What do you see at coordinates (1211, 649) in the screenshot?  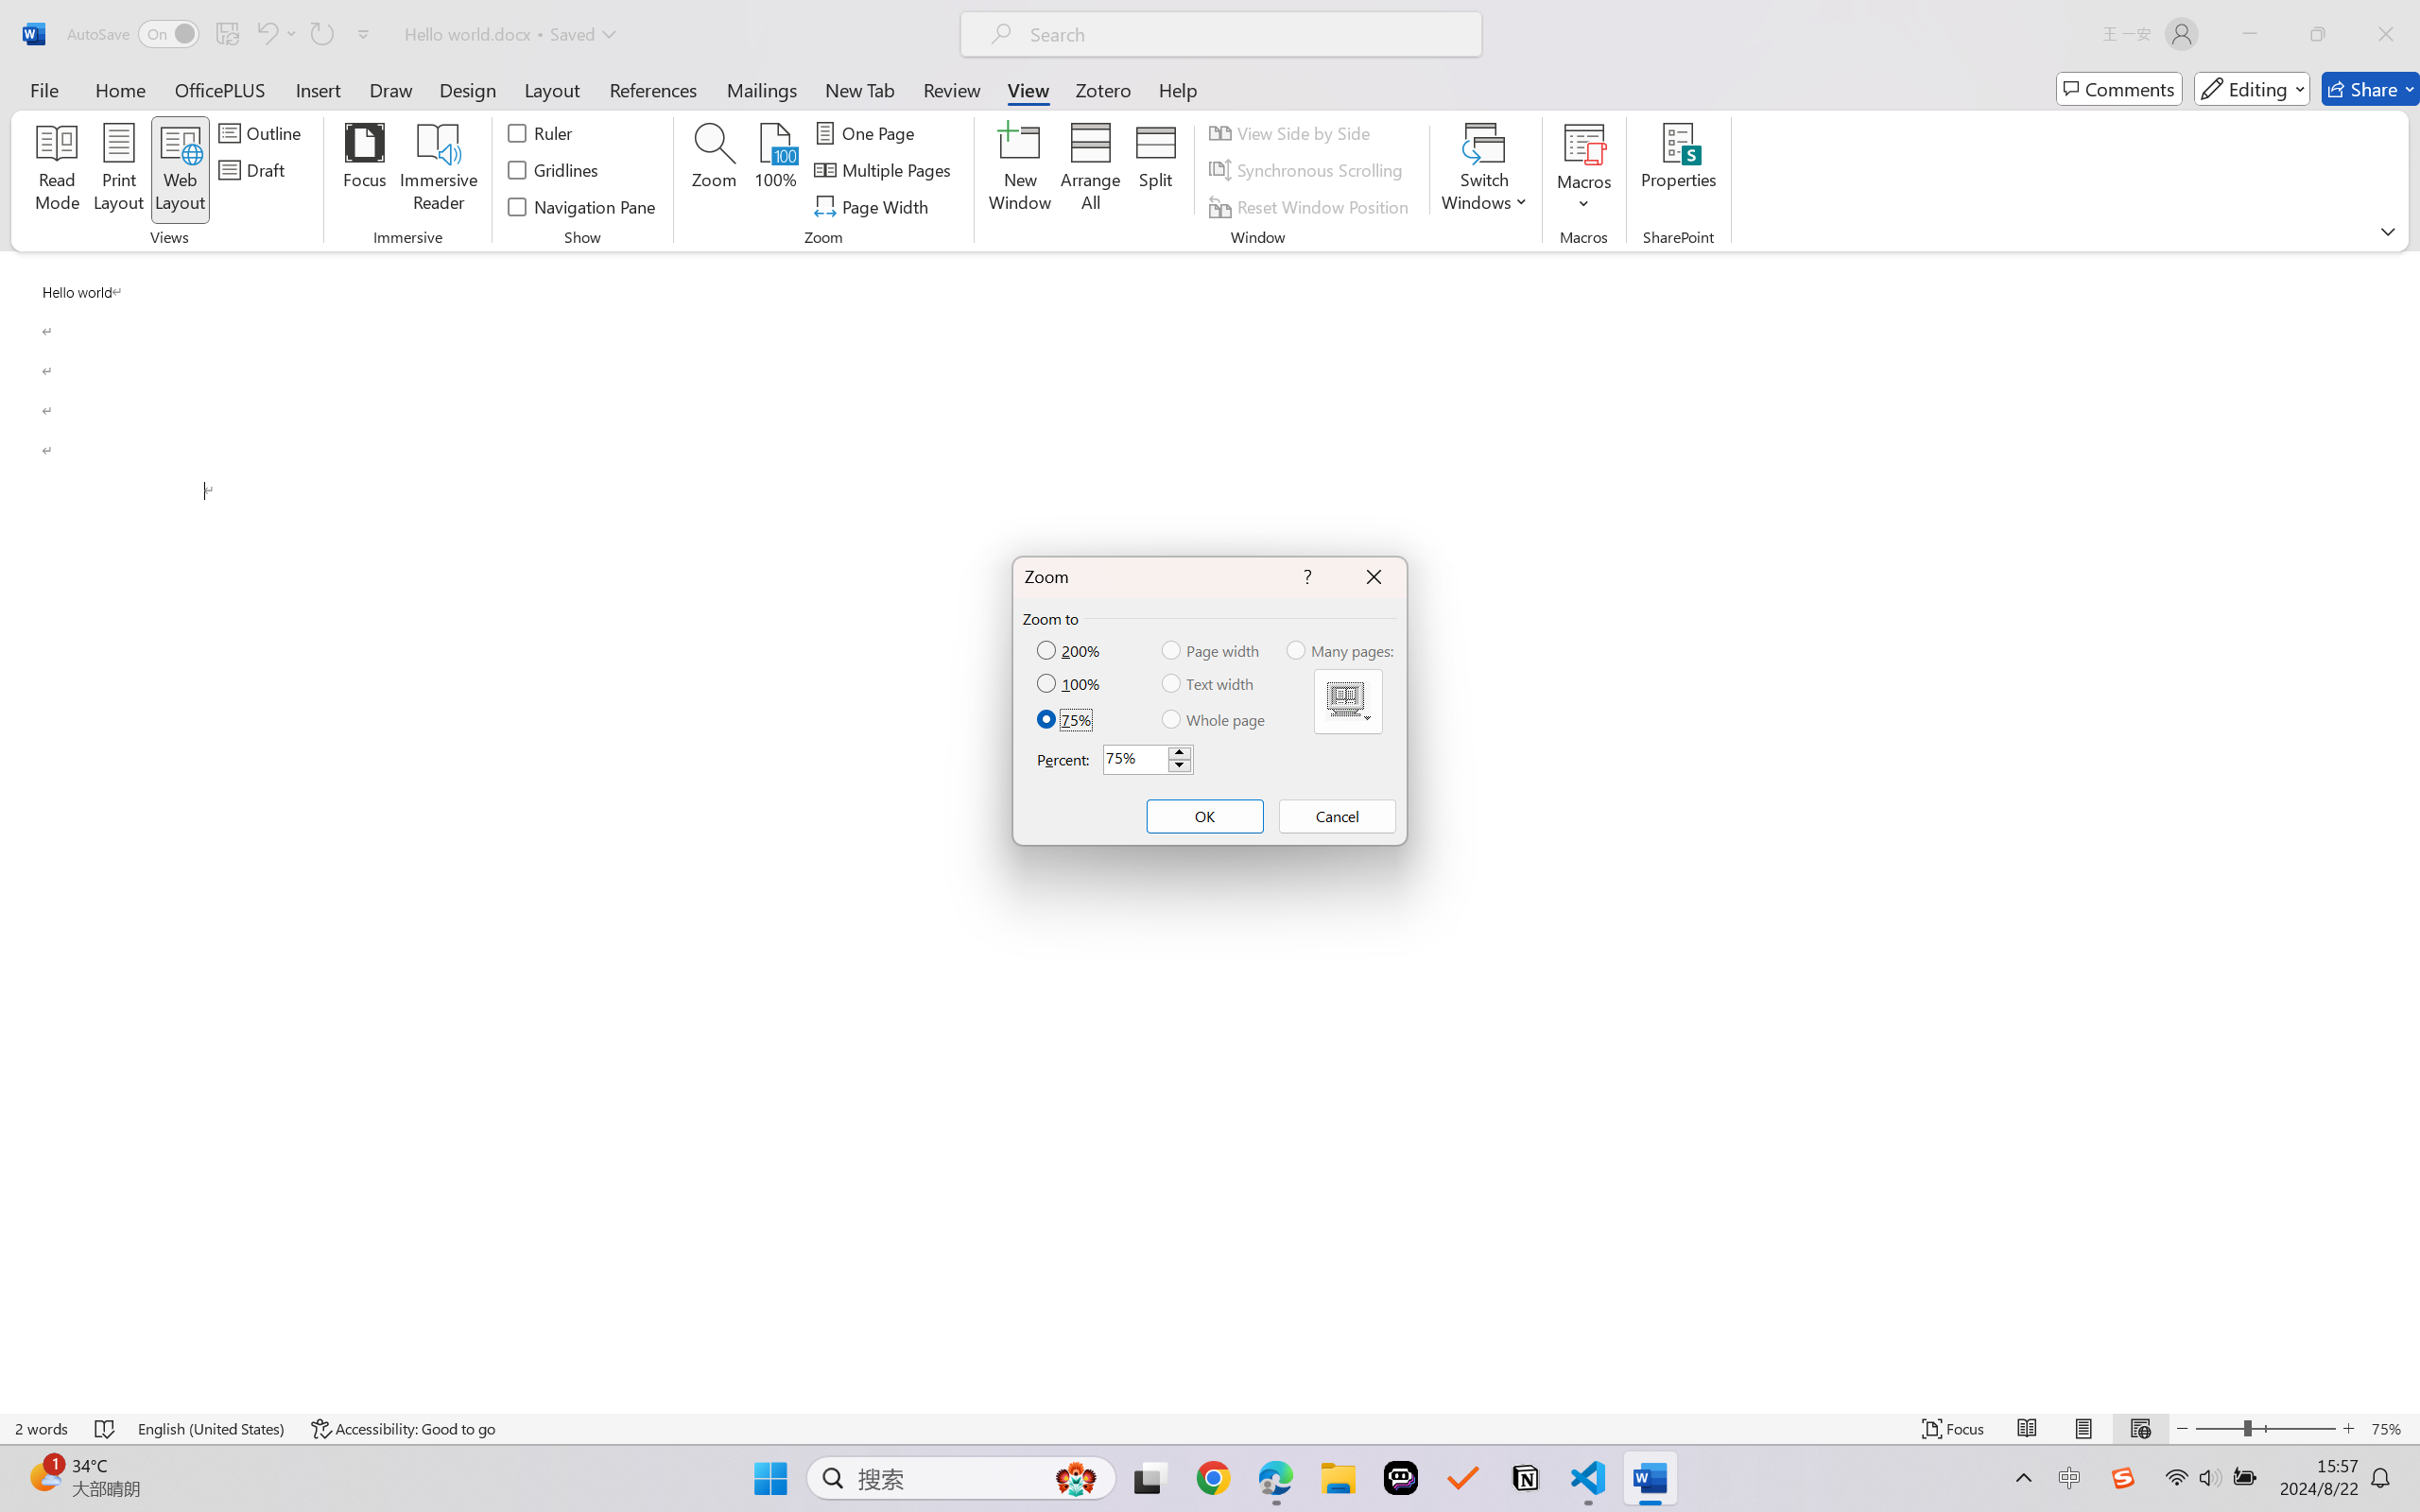 I see `'Page width'` at bounding box center [1211, 649].